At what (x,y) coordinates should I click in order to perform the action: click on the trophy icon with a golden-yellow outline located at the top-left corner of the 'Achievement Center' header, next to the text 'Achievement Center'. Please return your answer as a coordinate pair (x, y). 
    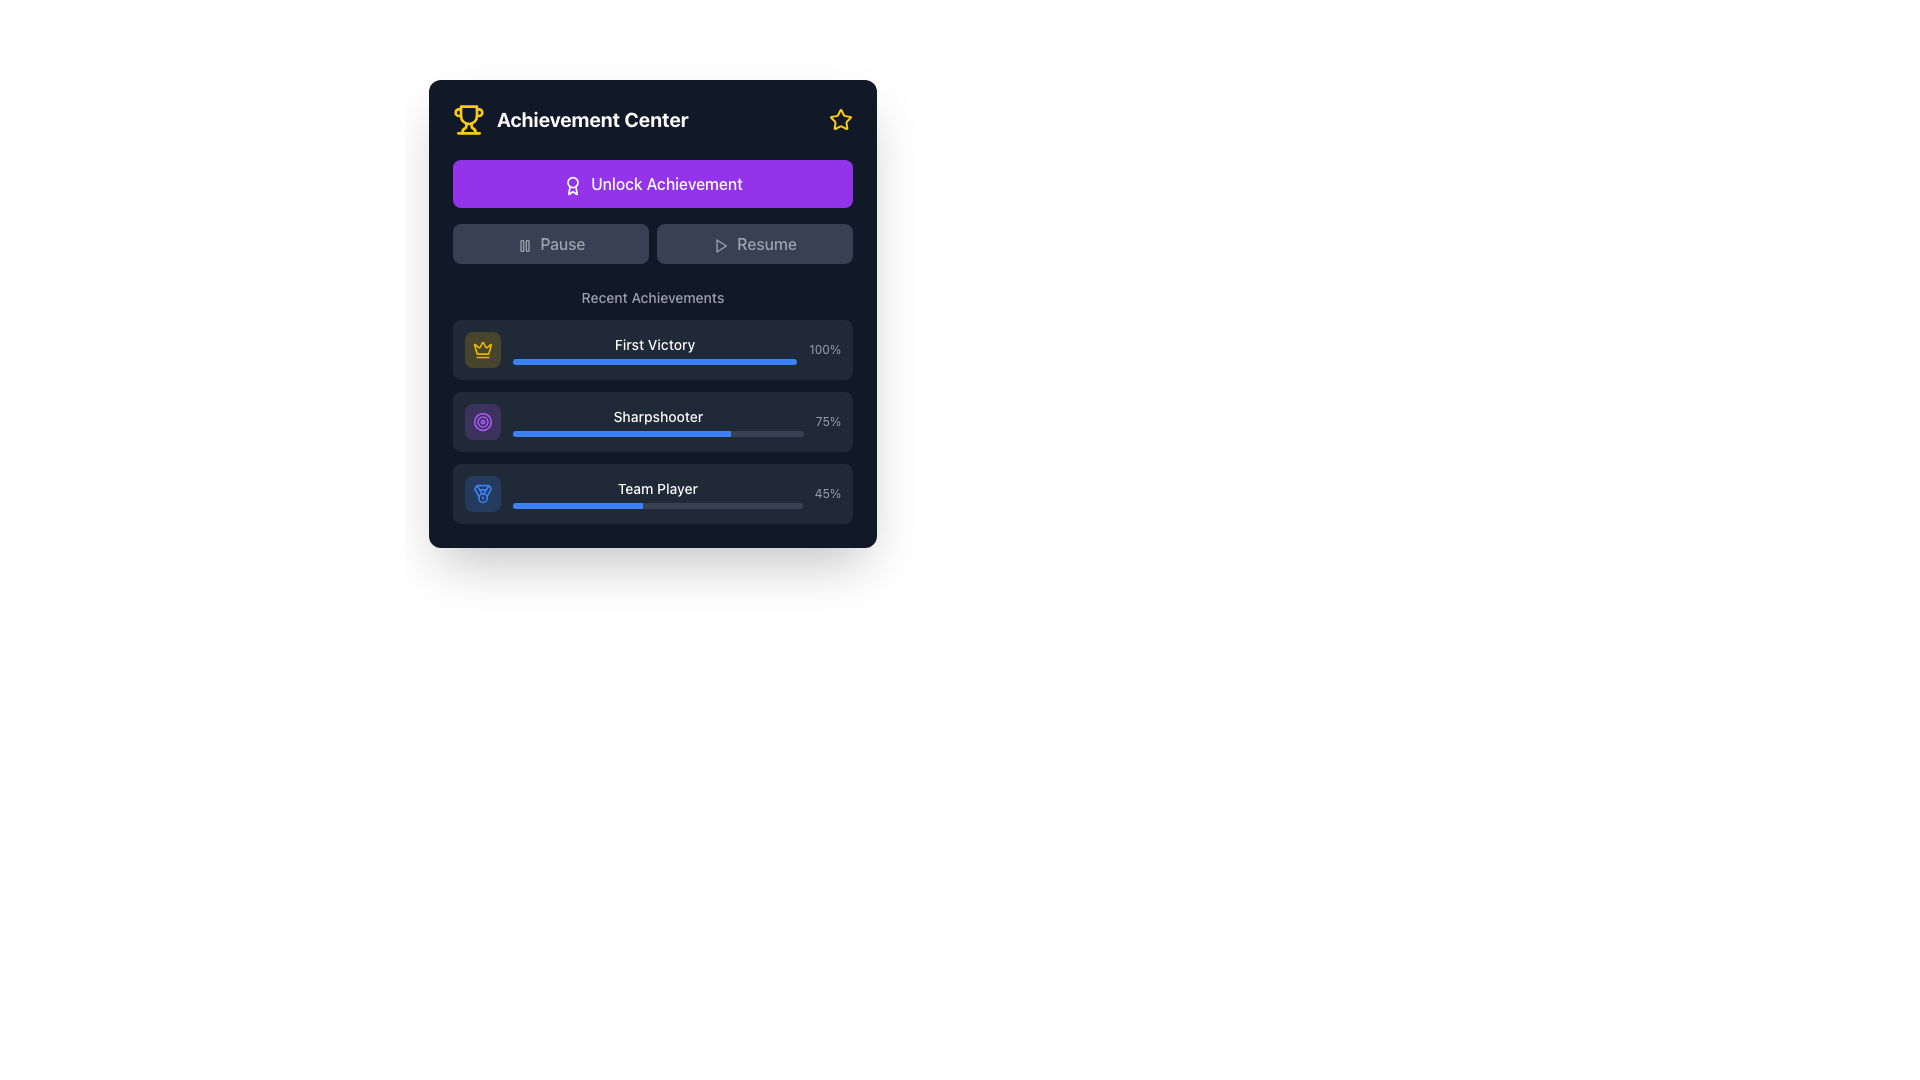
    Looking at the image, I should click on (468, 119).